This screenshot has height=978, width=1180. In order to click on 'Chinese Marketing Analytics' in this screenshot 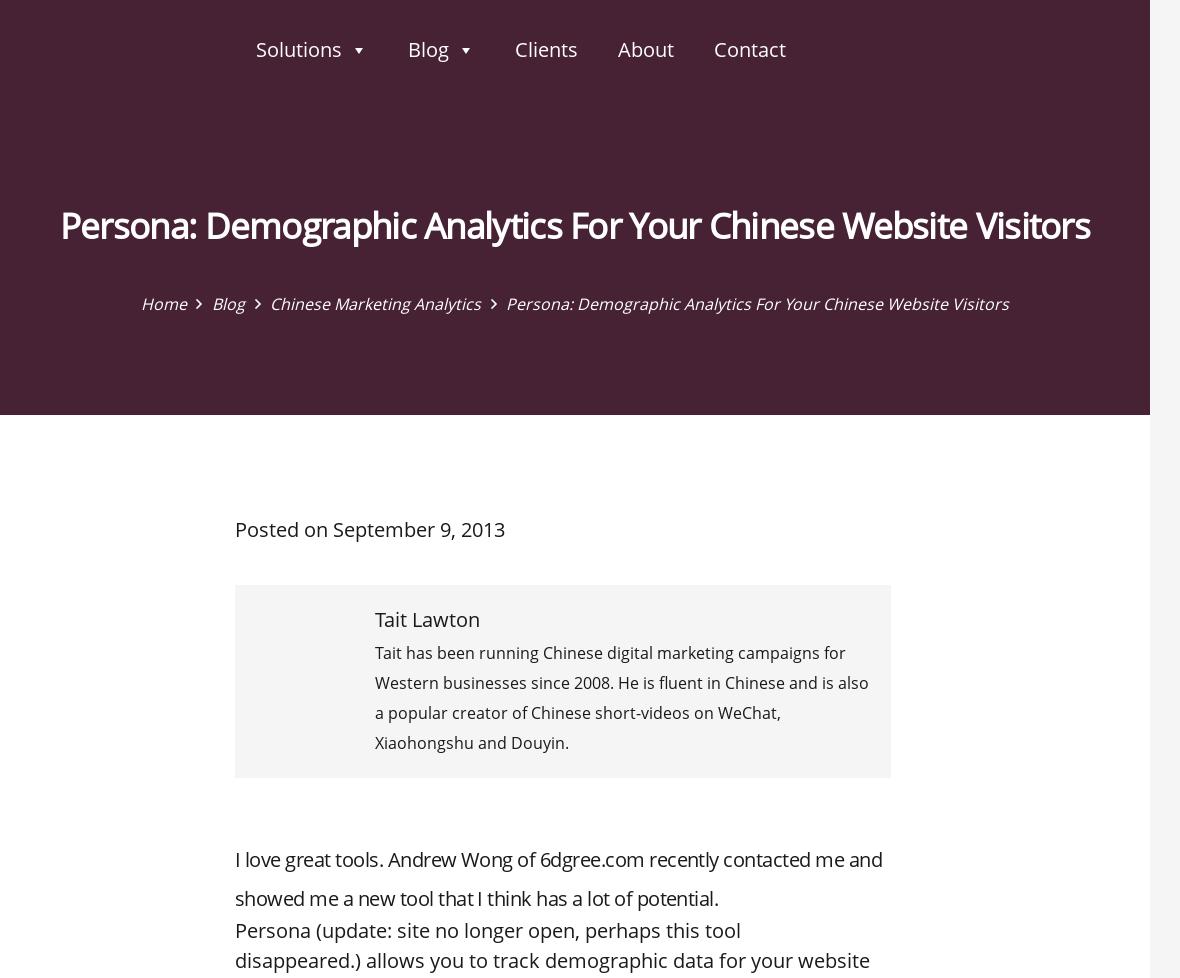, I will do `click(374, 301)`.